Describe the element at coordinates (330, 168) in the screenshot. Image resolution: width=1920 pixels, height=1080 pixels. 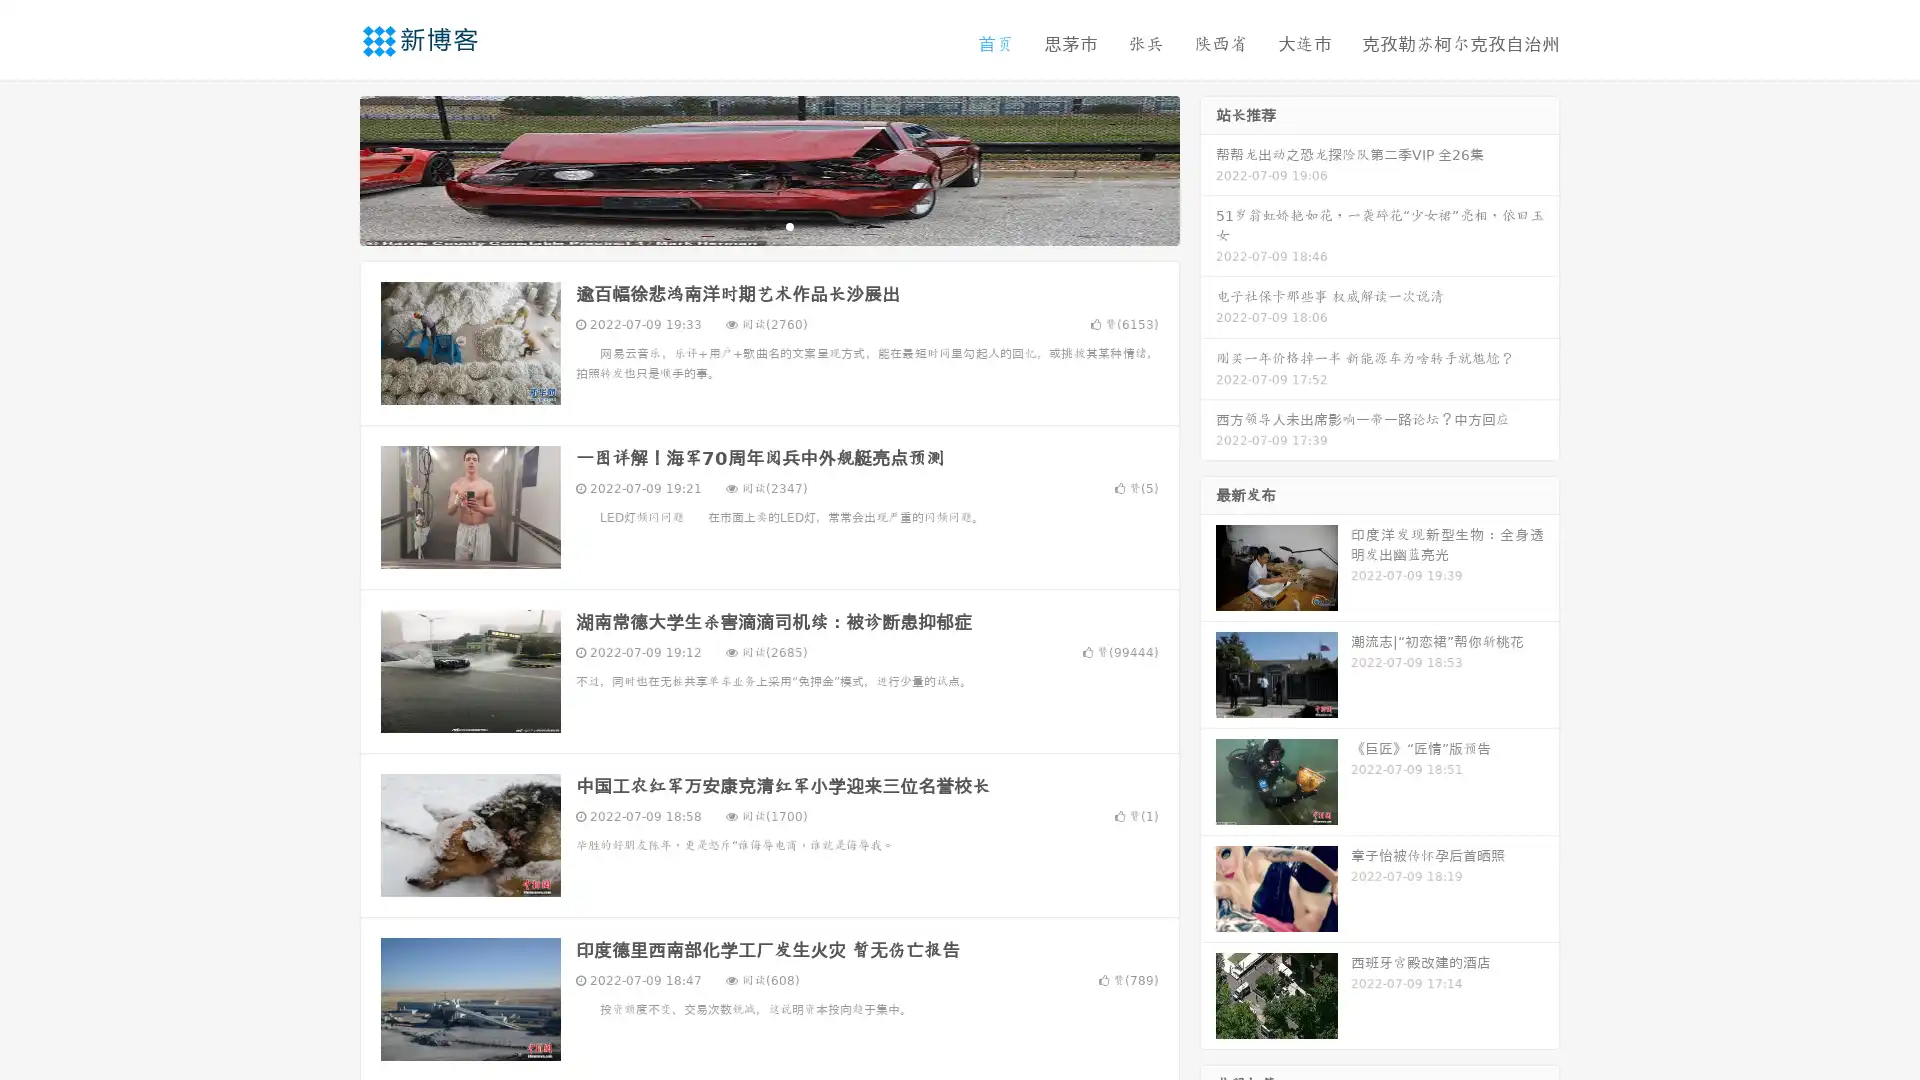
I see `Previous slide` at that location.